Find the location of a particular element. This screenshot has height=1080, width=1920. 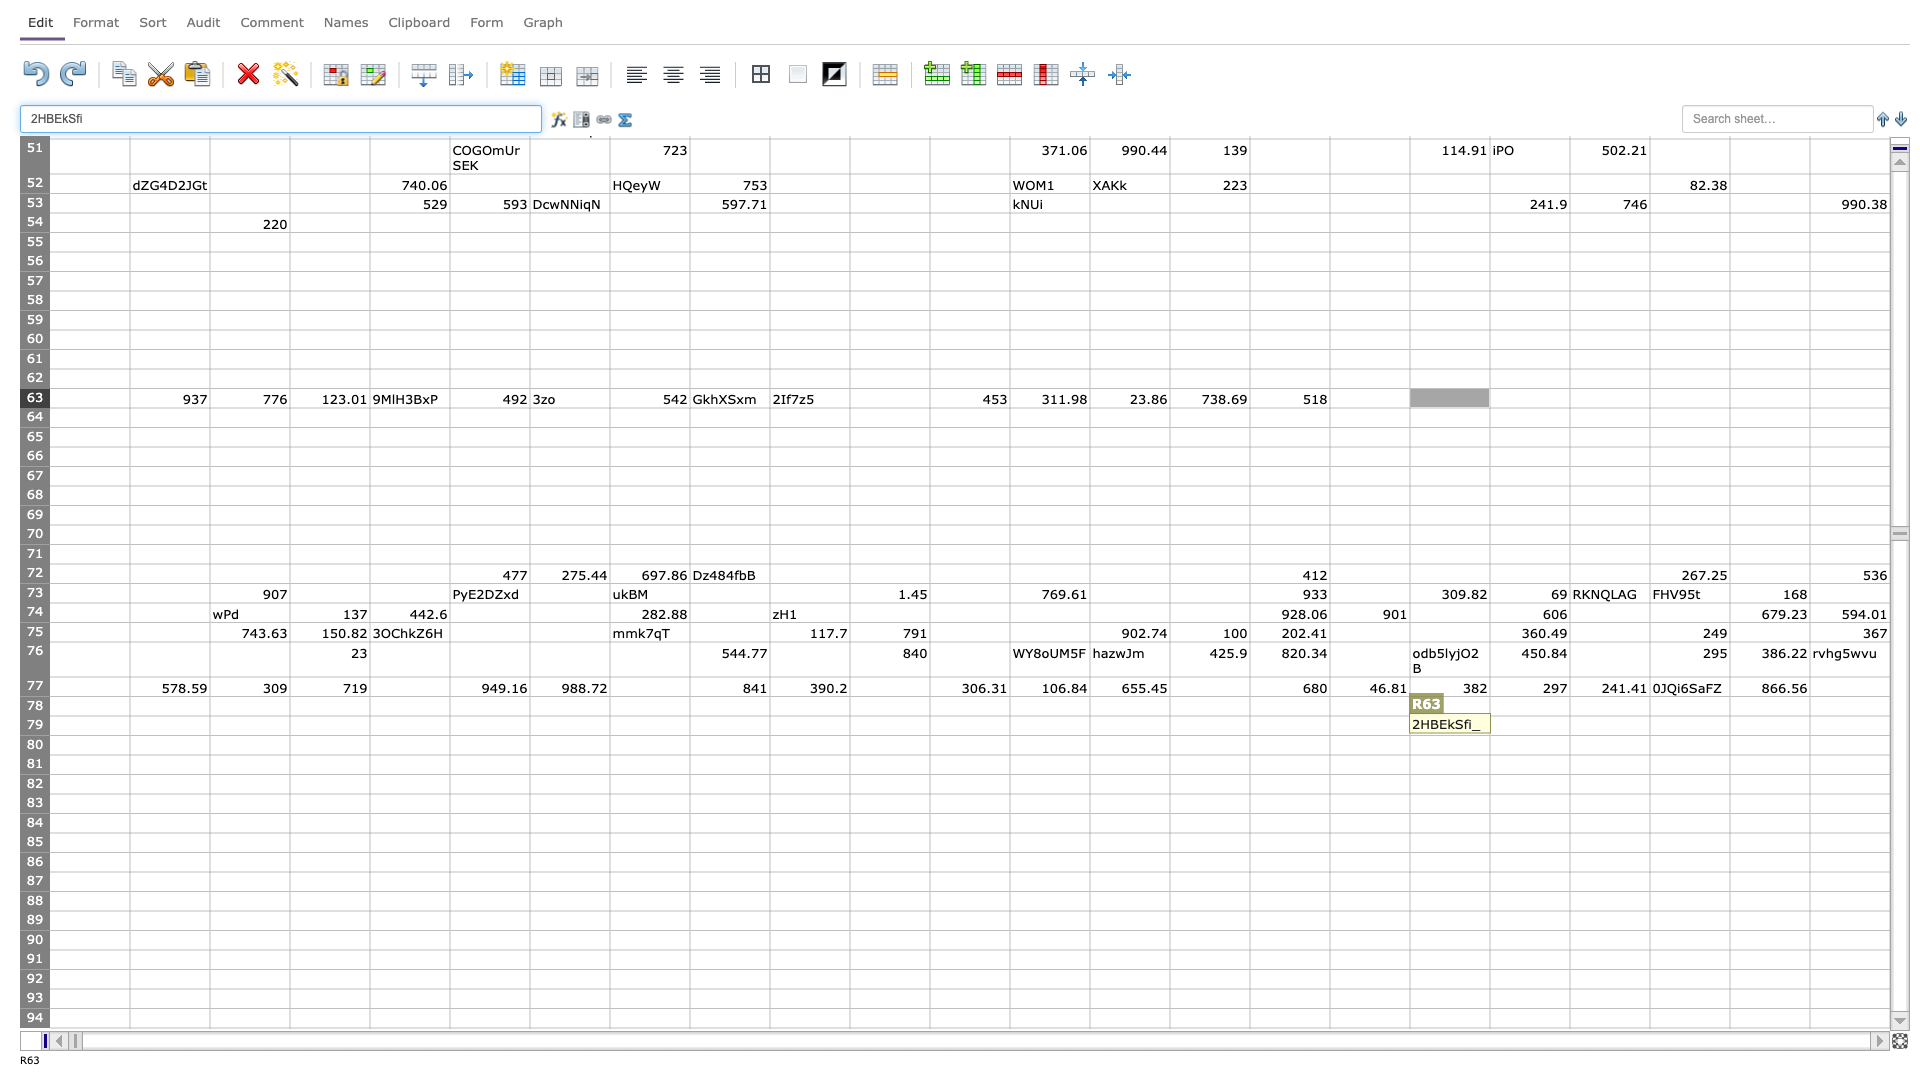

Top left of cell U79 is located at coordinates (1650, 715).